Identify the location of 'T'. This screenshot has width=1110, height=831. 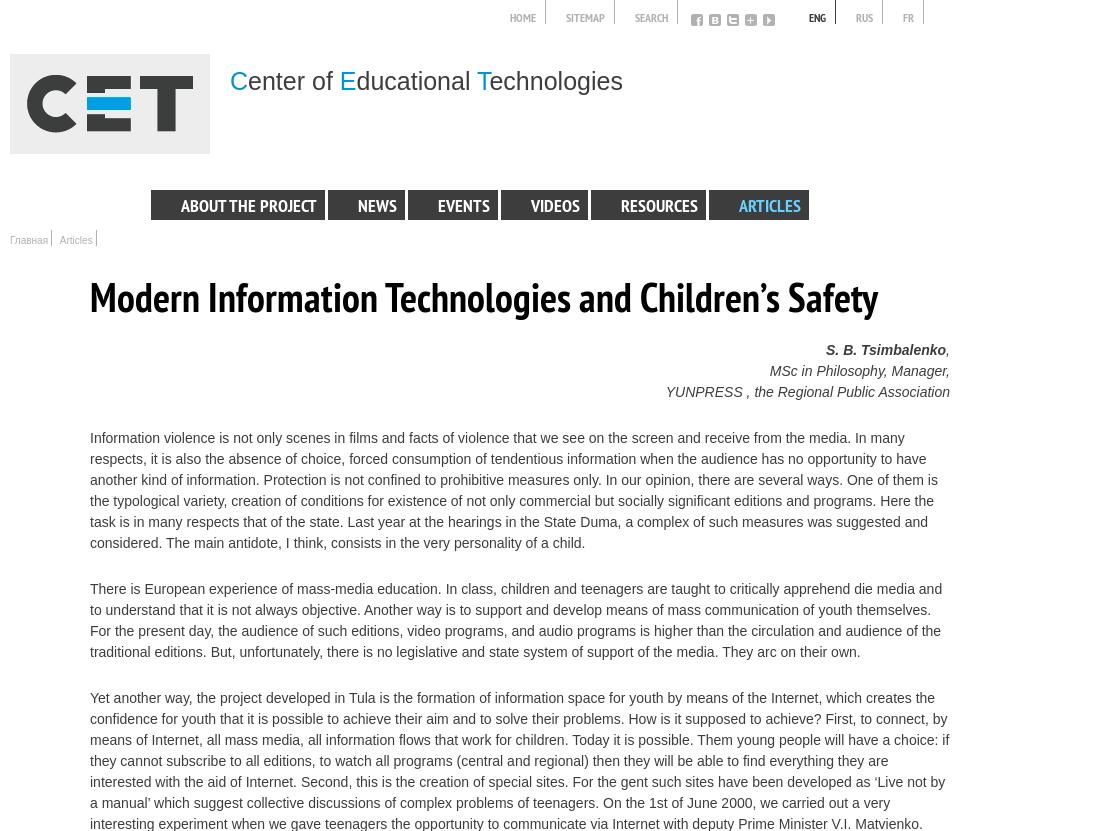
(475, 80).